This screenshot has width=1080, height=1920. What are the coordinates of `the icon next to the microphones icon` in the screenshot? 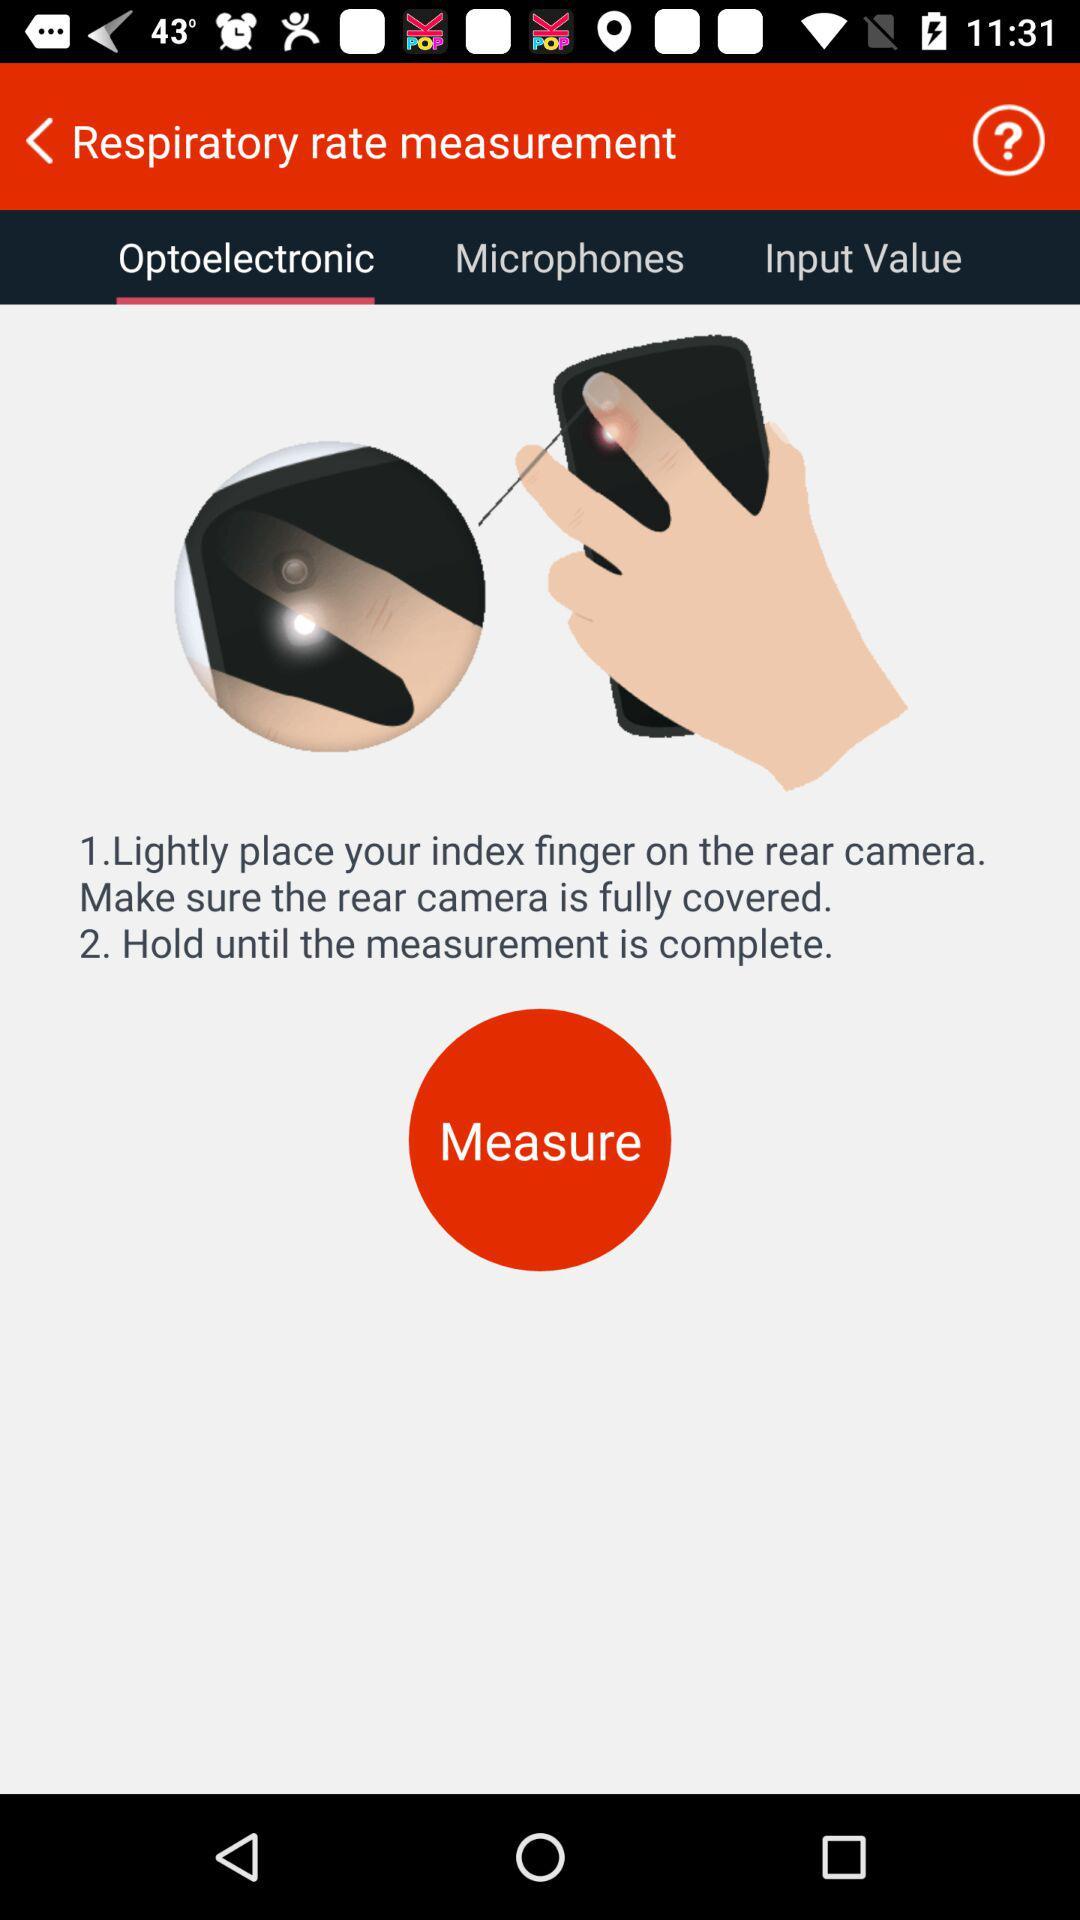 It's located at (245, 256).